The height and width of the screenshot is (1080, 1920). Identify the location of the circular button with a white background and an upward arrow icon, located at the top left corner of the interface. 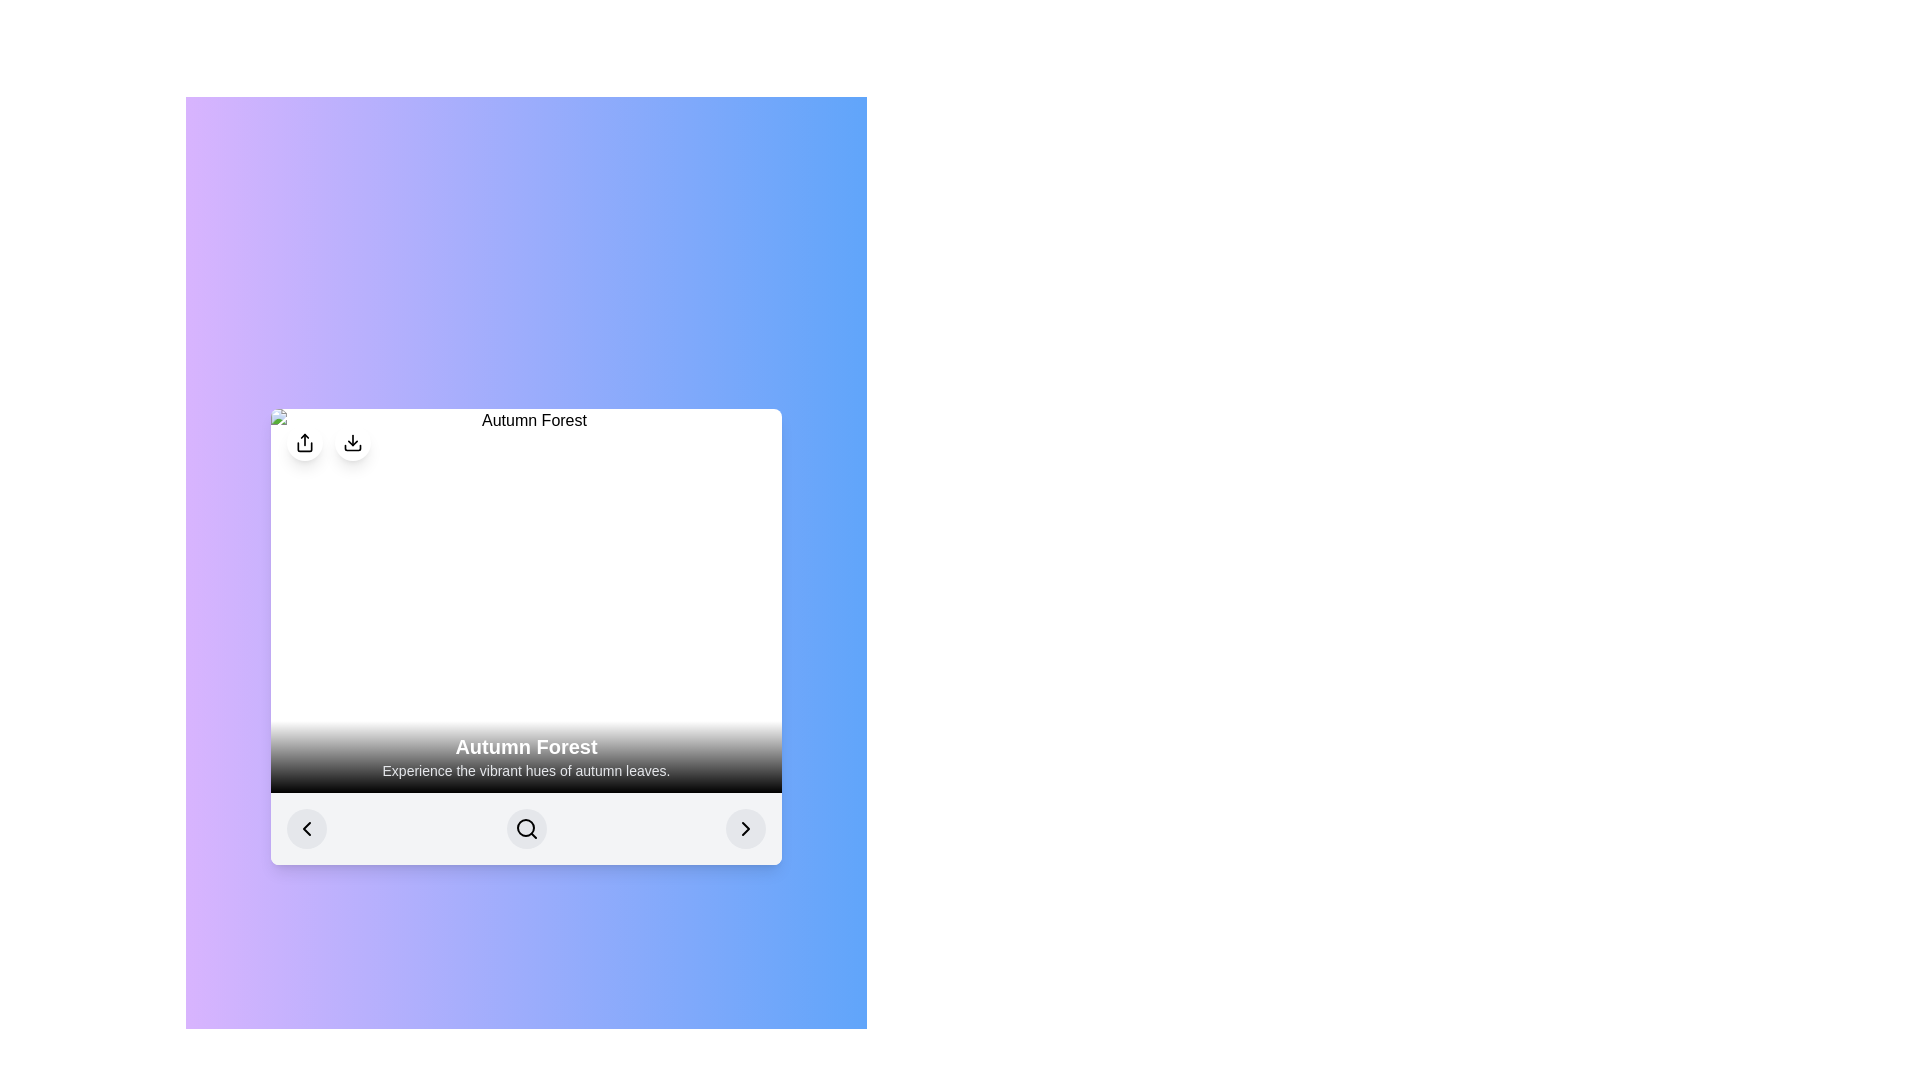
(304, 442).